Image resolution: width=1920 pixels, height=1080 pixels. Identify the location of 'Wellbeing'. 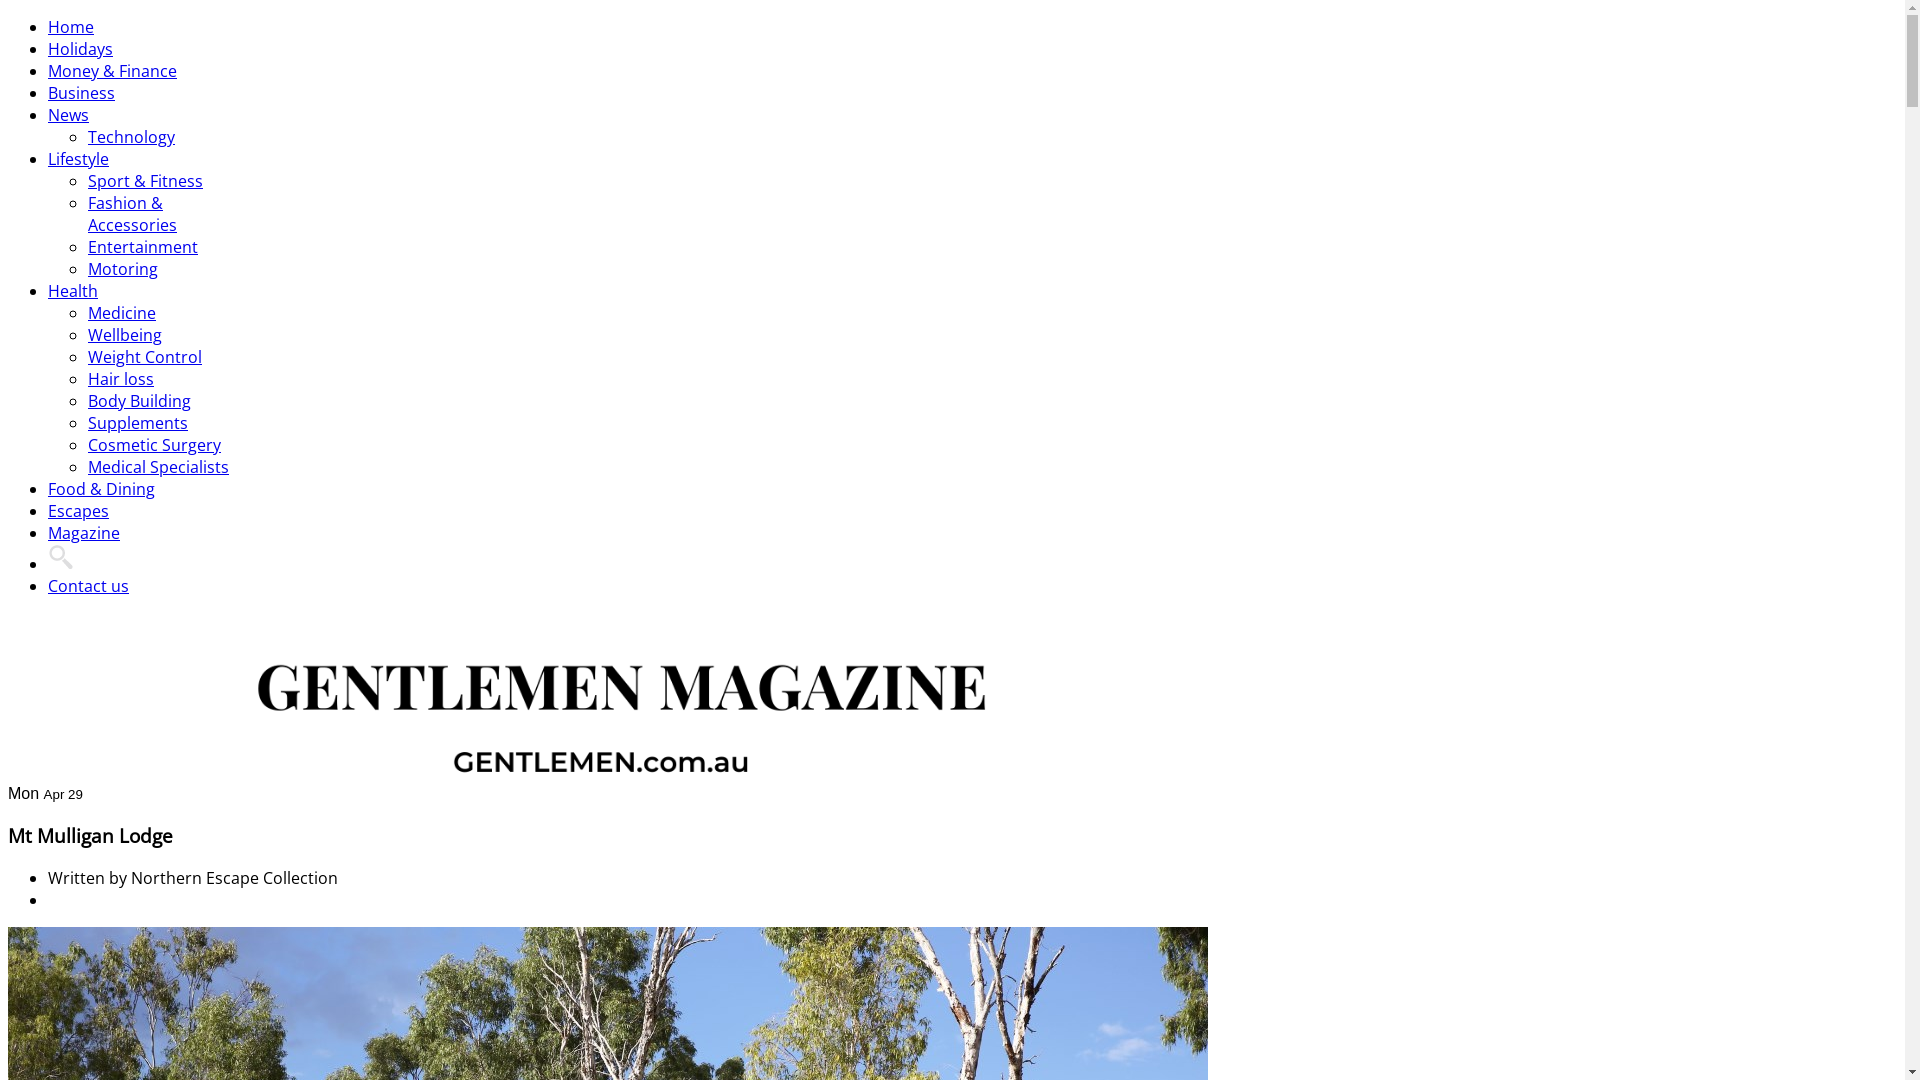
(123, 334).